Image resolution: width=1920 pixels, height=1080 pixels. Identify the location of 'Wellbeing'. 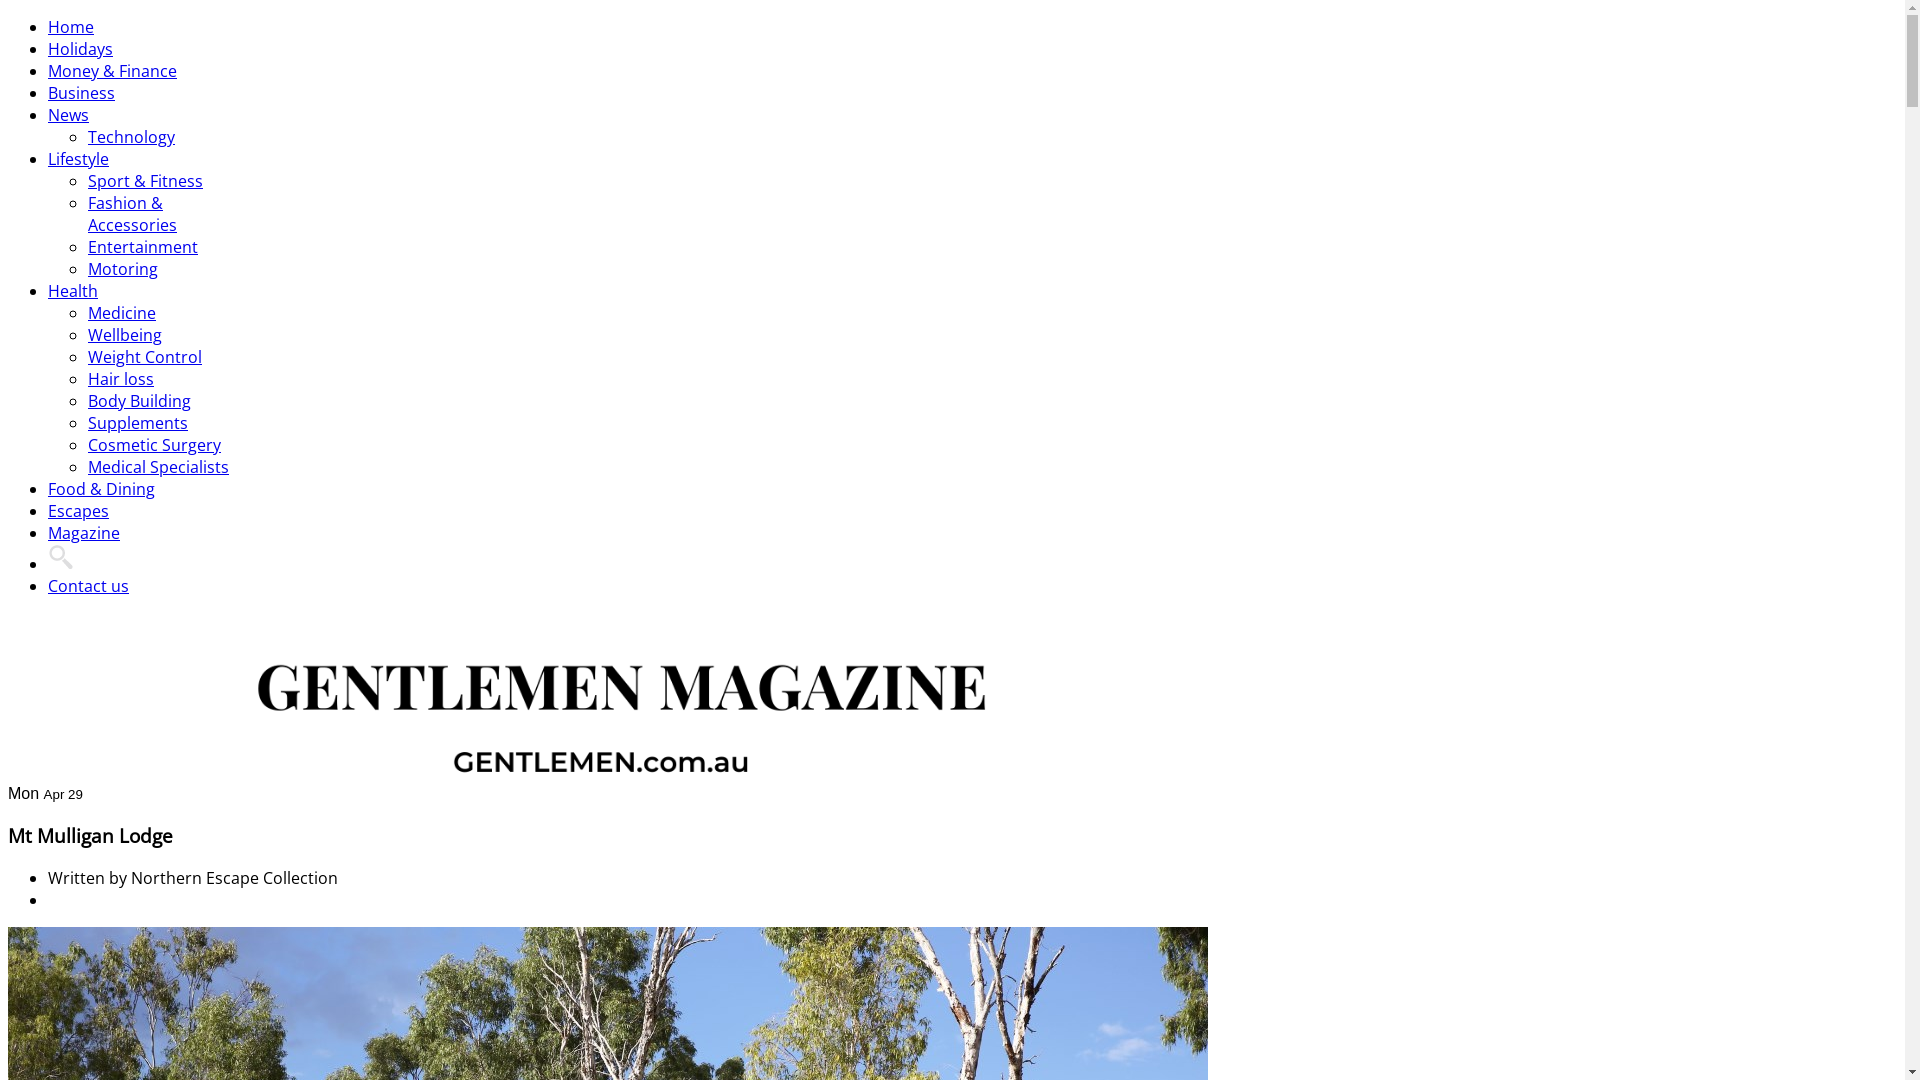
(123, 334).